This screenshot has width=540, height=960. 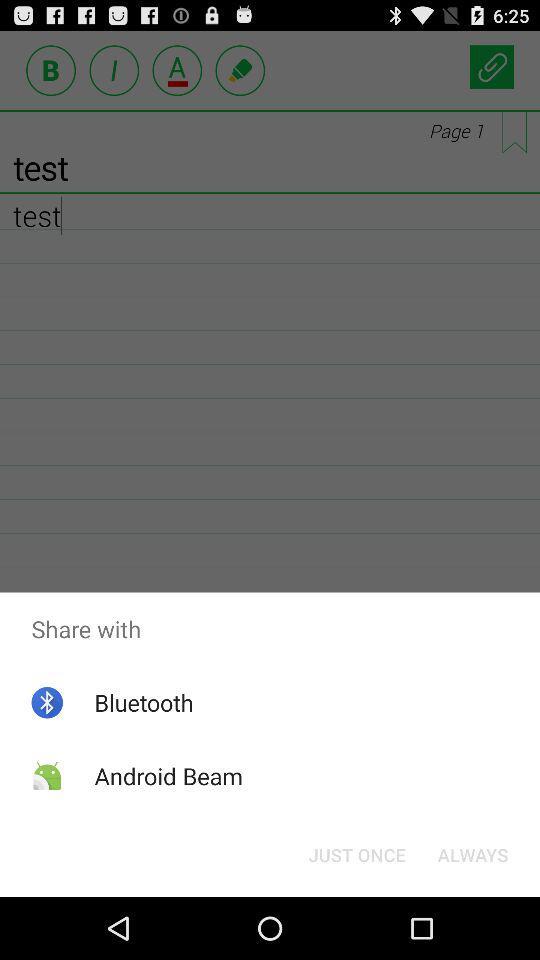 I want to click on item below the share with item, so click(x=356, y=853).